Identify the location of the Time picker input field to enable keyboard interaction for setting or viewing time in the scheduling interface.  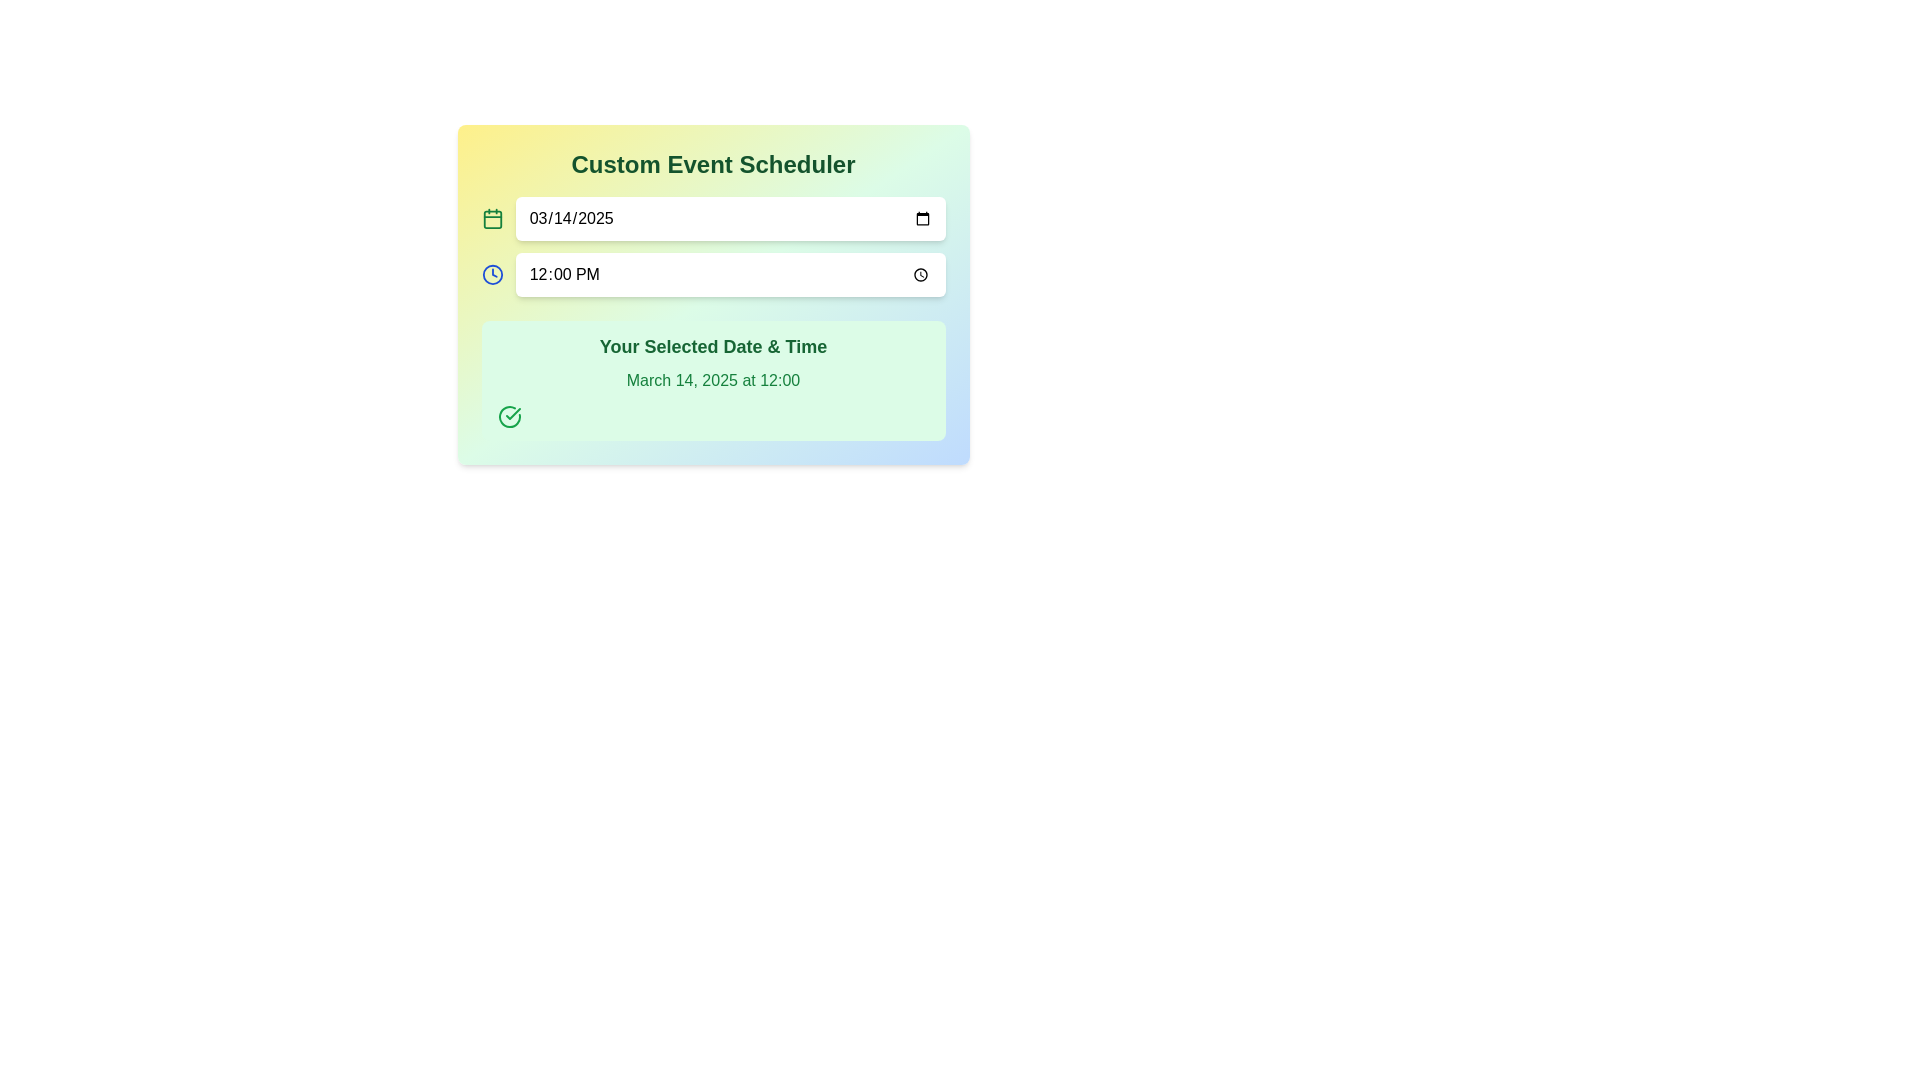
(713, 274).